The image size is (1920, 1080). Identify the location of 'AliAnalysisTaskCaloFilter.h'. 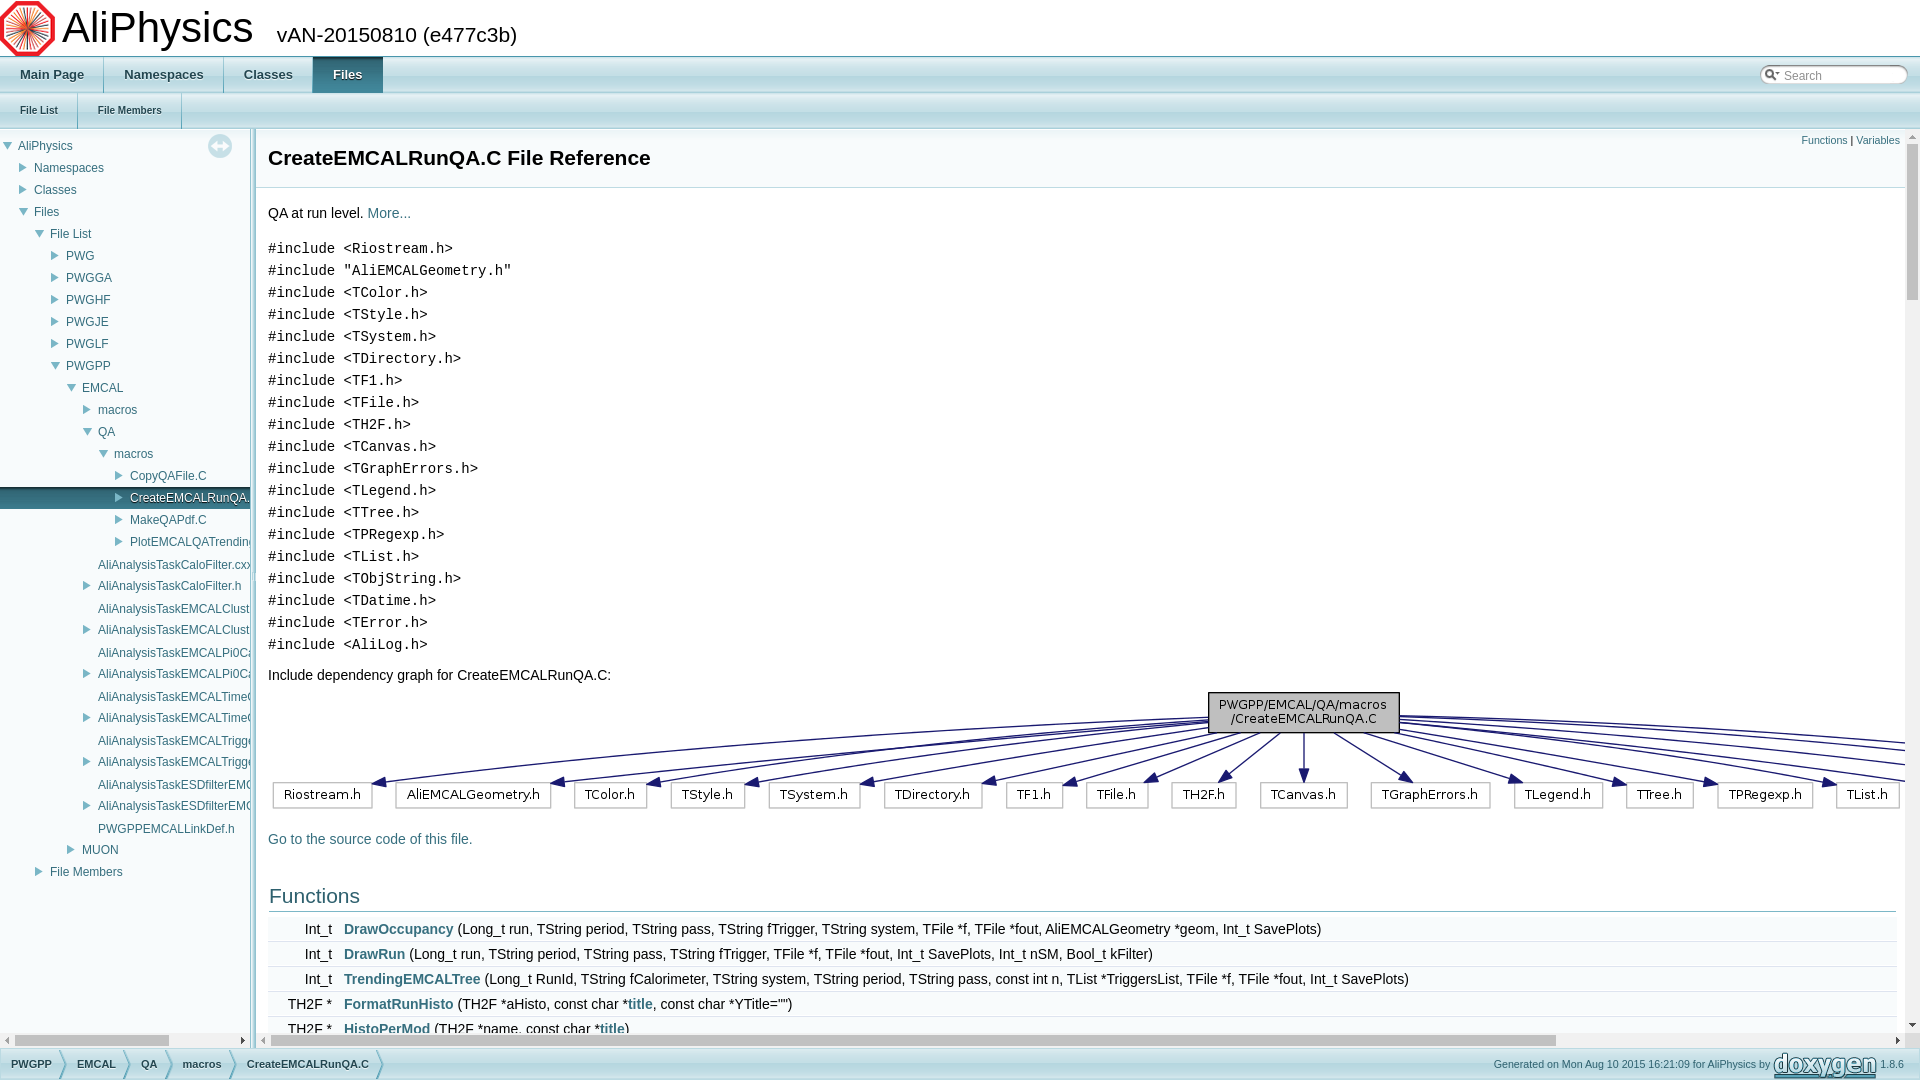
(169, 585).